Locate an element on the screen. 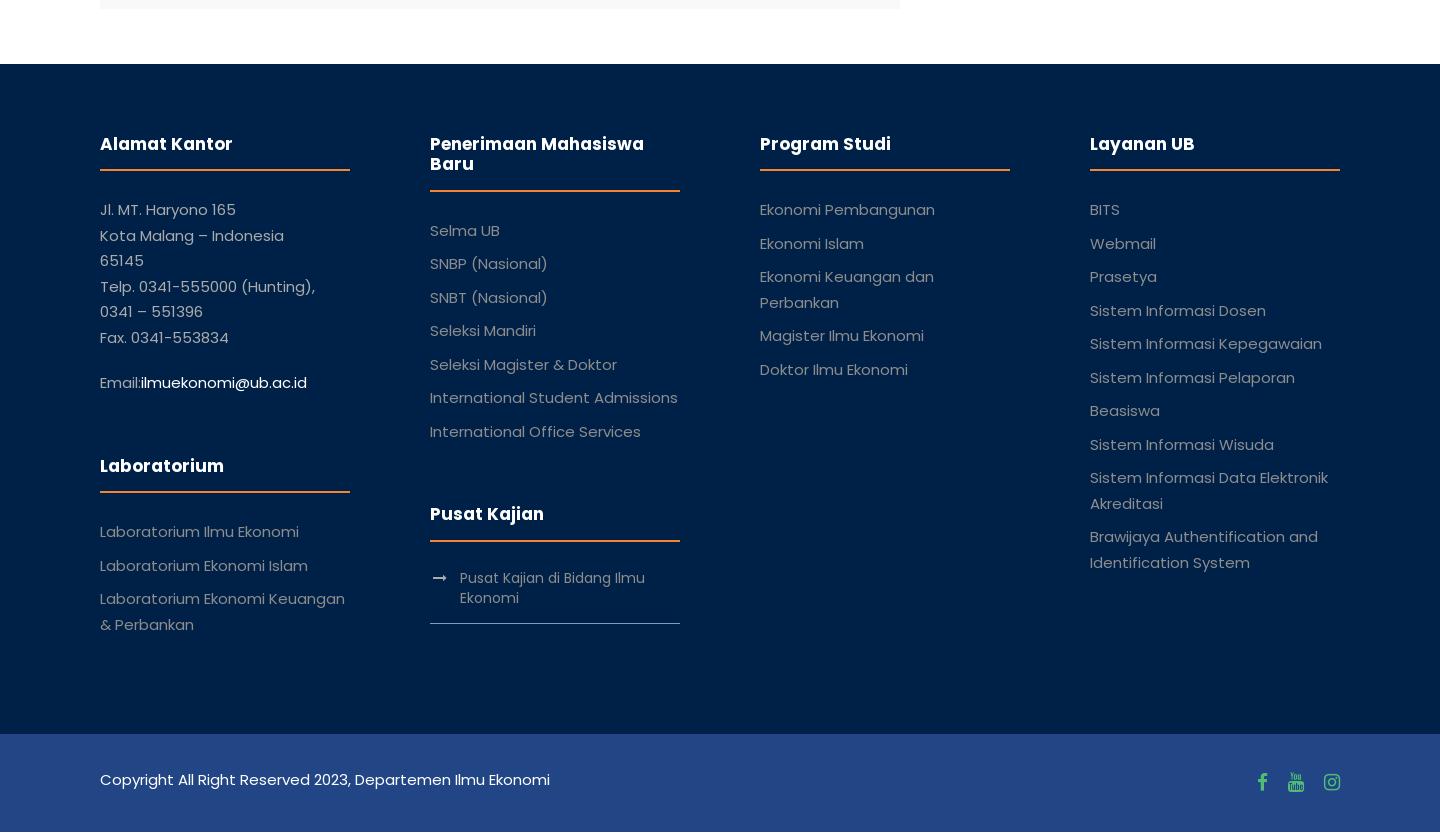 The height and width of the screenshot is (838, 1440). 'Brawijaya Authentification and Identification System' is located at coordinates (1202, 548).